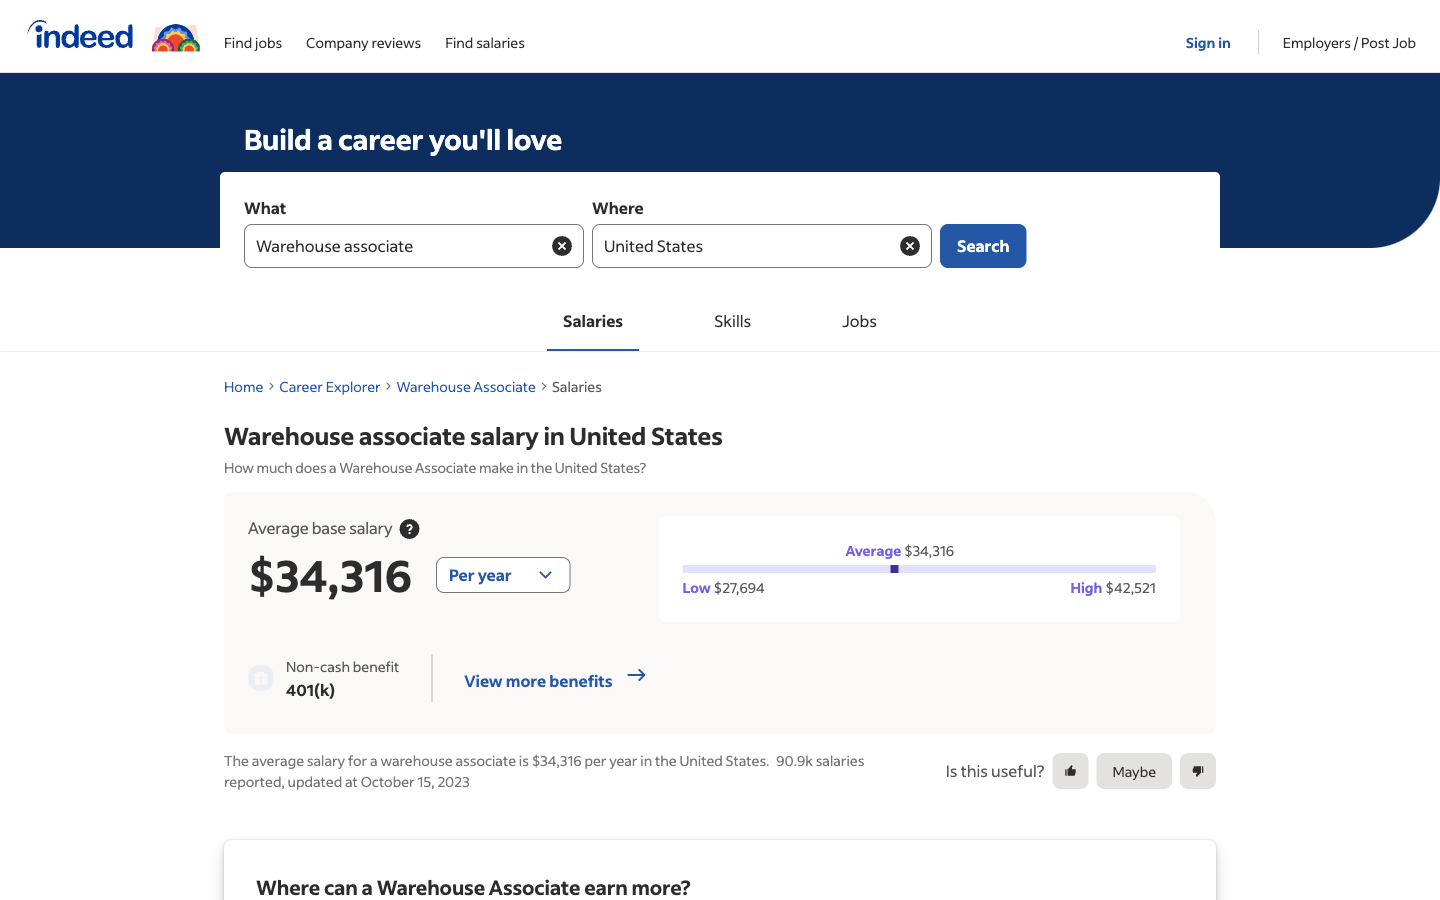 The width and height of the screenshot is (1440, 900). Describe the element at coordinates (407, 528) in the screenshot. I see `a research on median pay statistics` at that location.